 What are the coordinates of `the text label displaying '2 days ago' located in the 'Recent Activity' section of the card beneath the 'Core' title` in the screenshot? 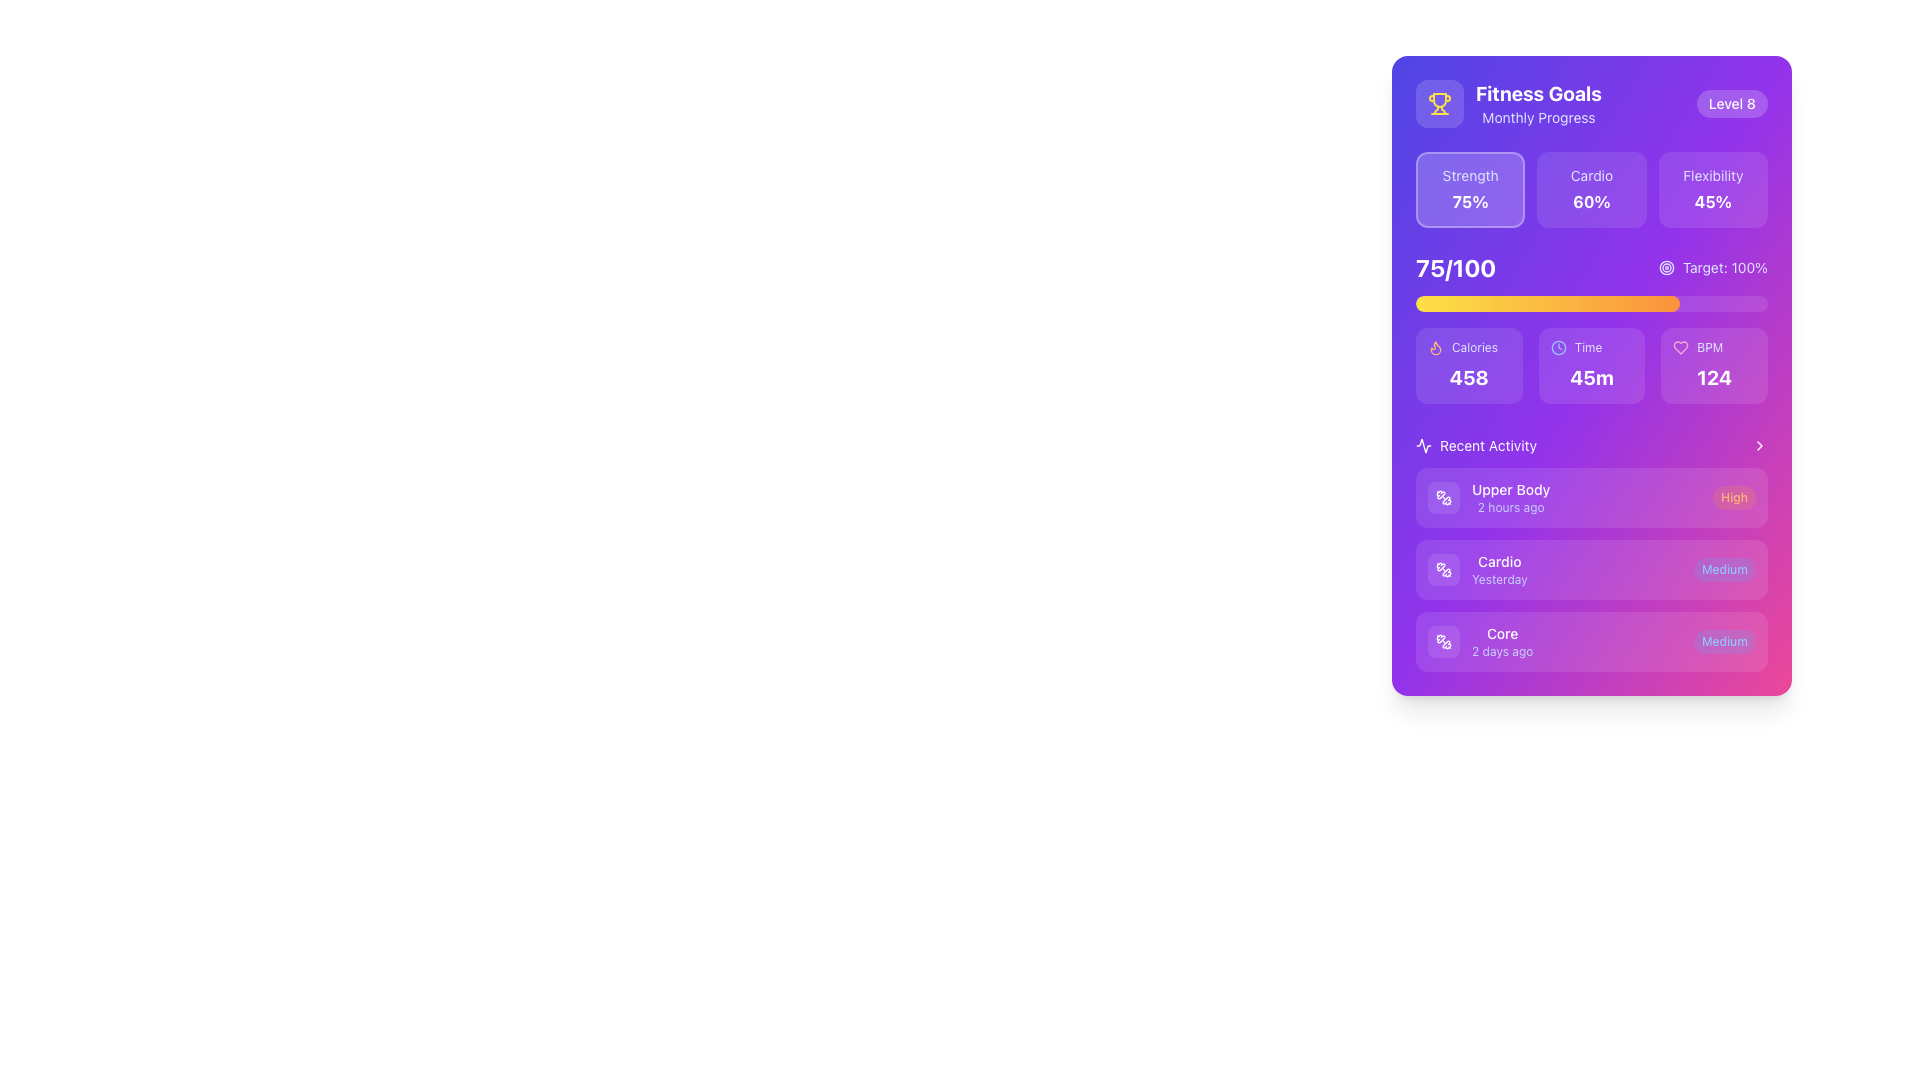 It's located at (1502, 651).